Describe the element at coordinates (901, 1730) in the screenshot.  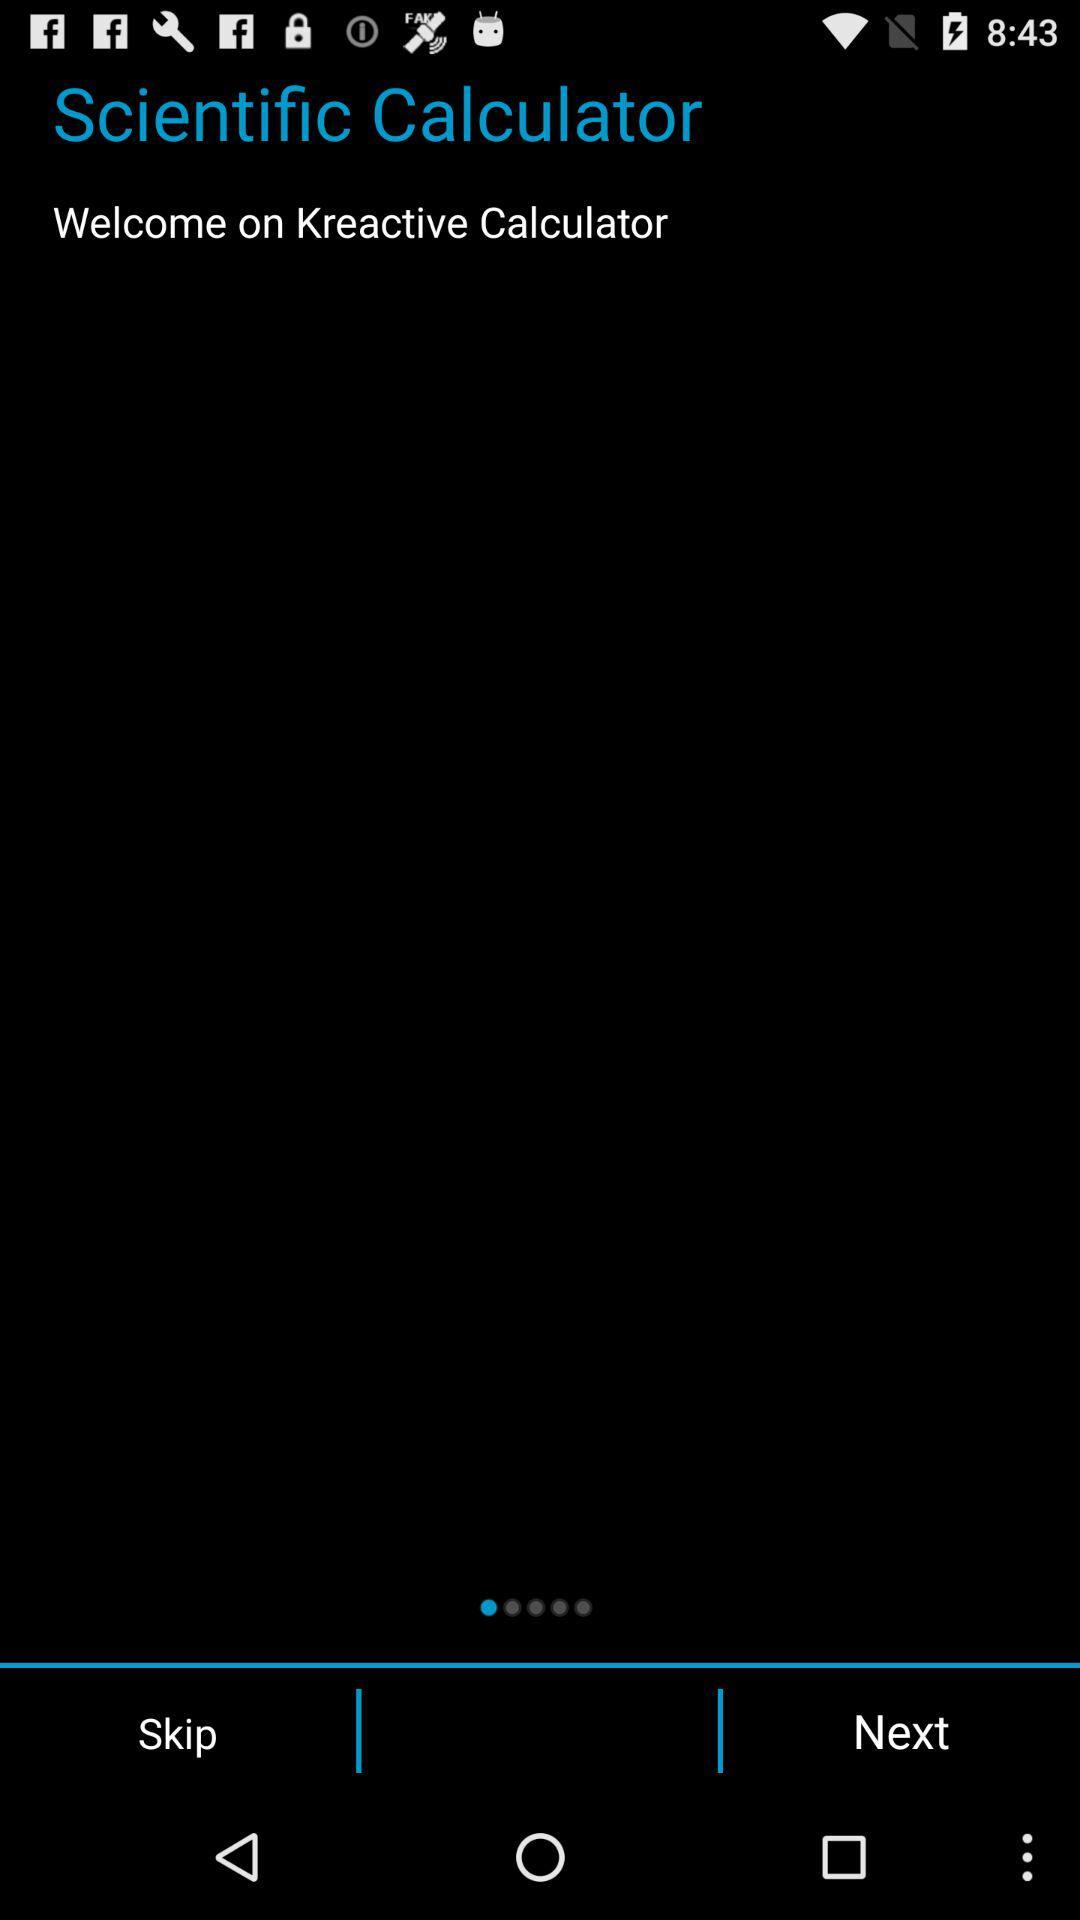
I see `next icon` at that location.